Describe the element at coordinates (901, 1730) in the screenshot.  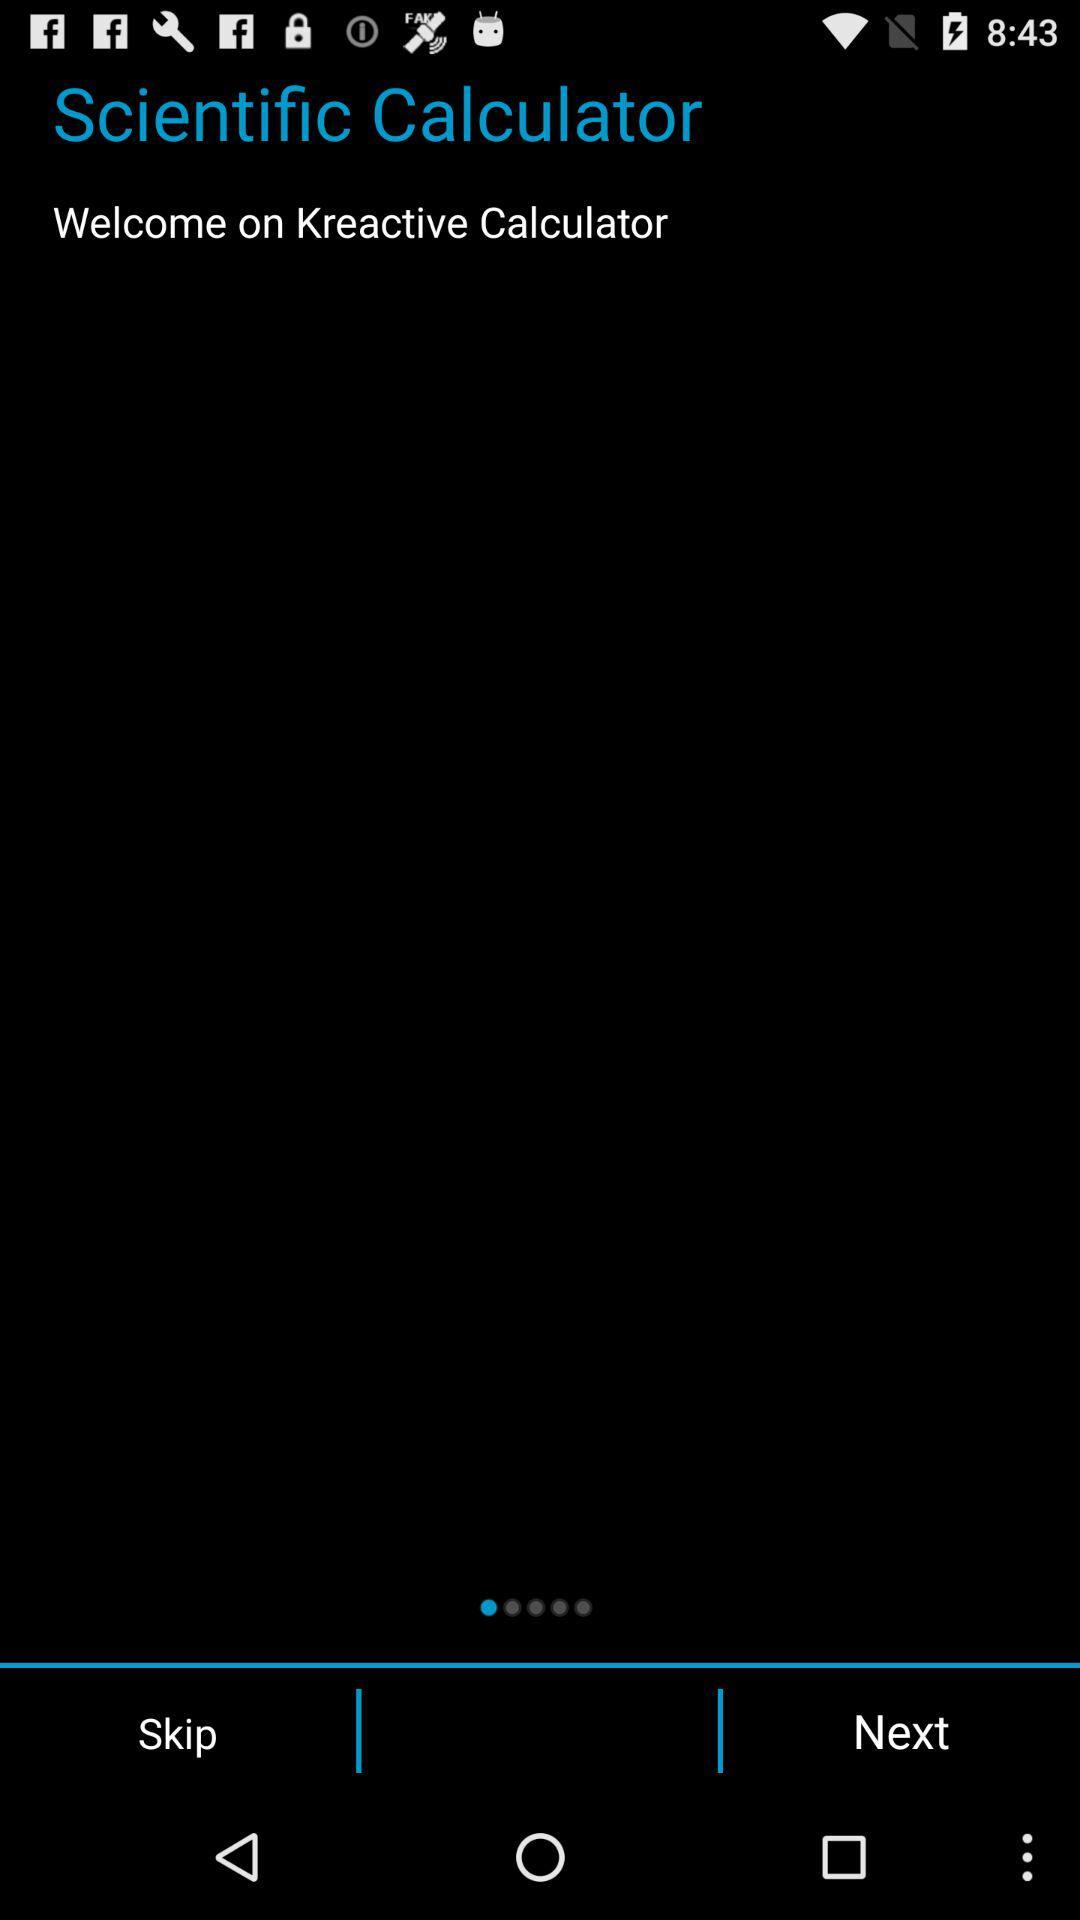
I see `next icon` at that location.